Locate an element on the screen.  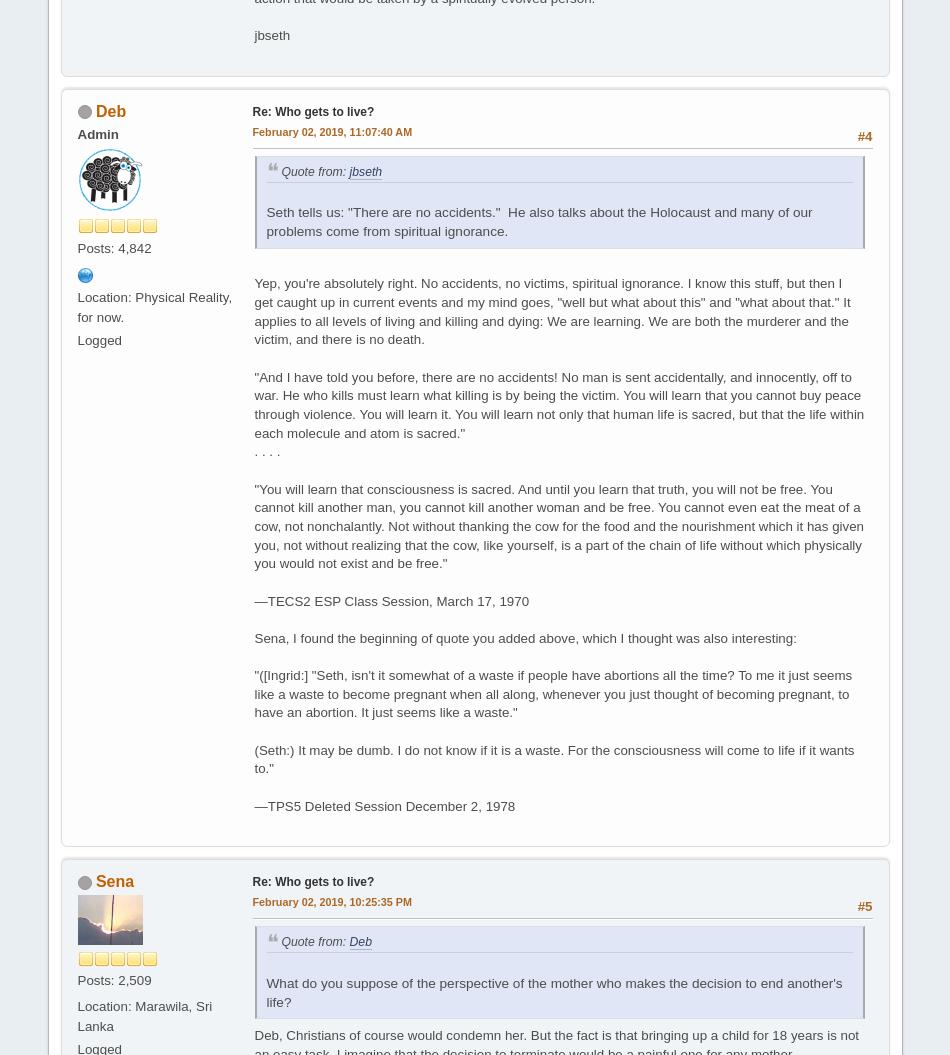
'February 02, 2019, 10:25:35 PM' is located at coordinates (330, 901).